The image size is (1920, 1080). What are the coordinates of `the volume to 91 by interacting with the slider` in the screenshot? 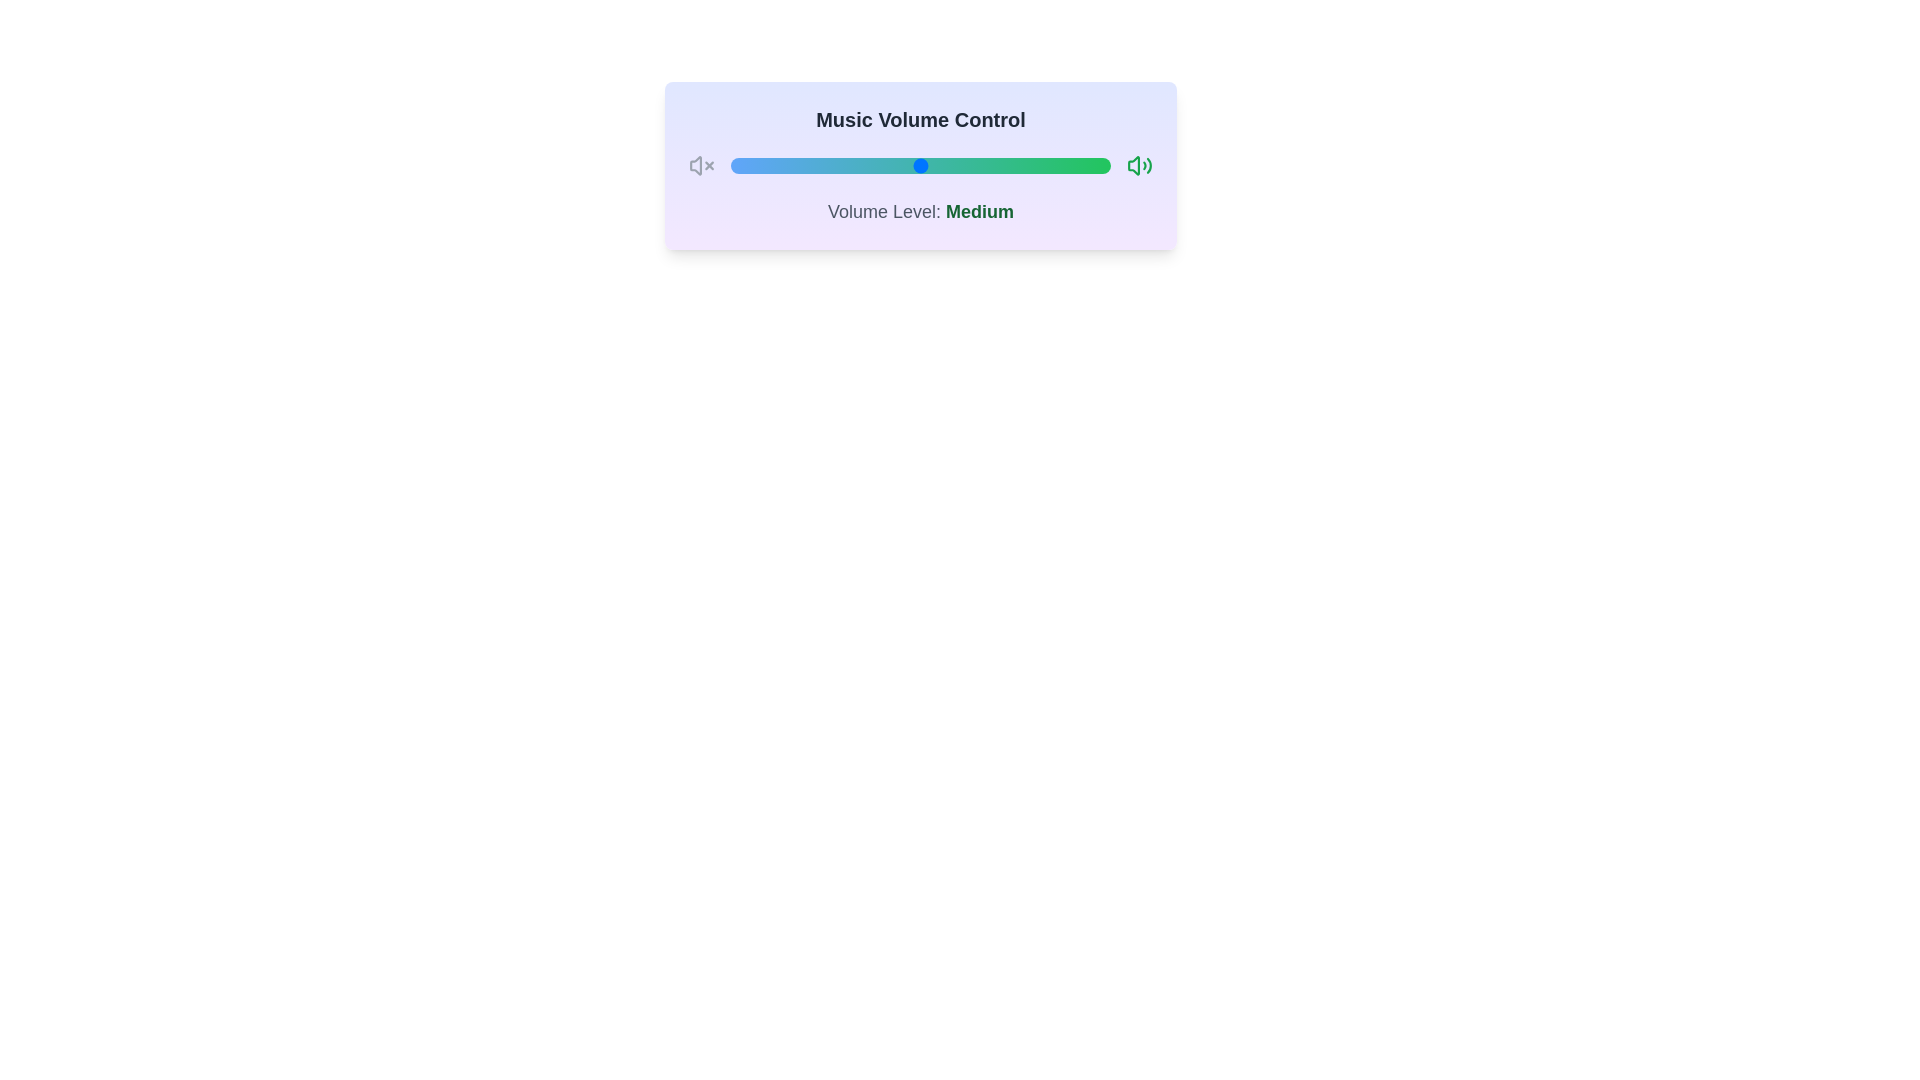 It's located at (1075, 164).